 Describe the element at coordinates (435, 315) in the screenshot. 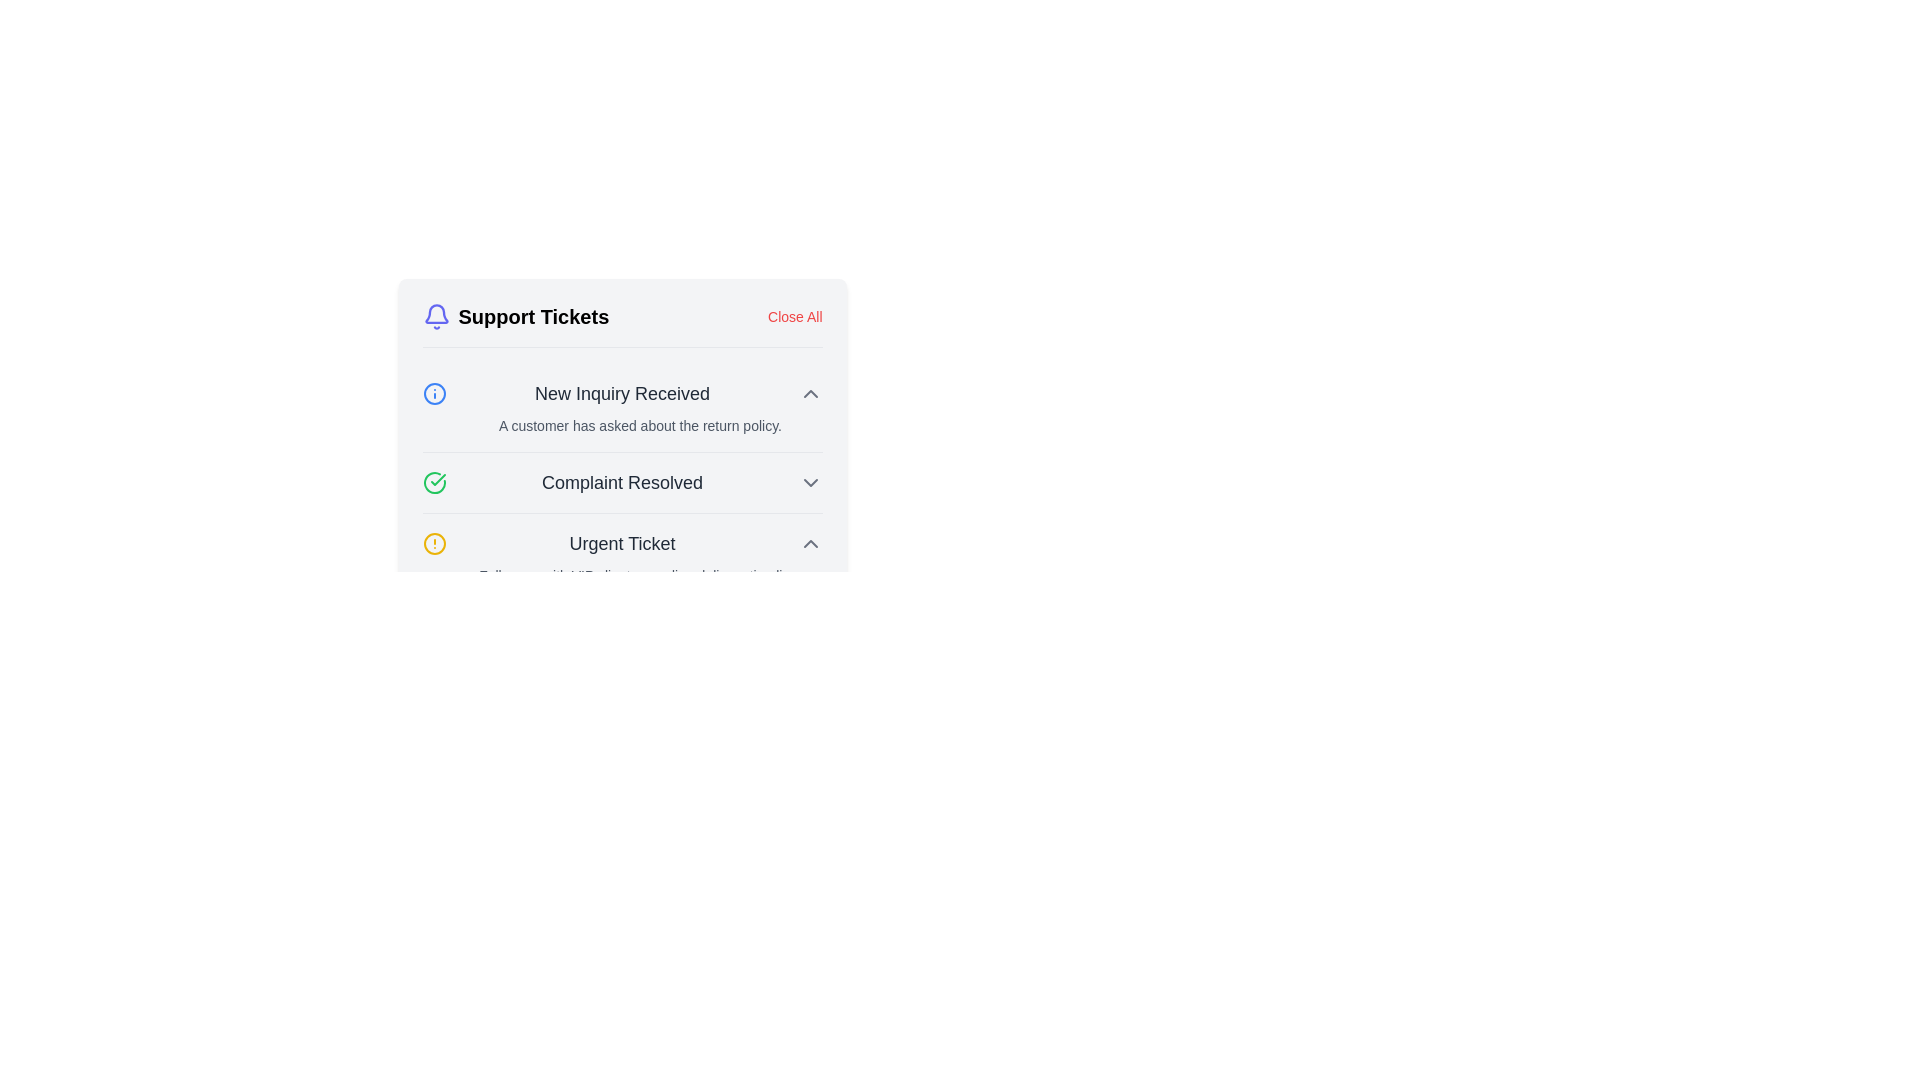

I see `the bell-shaped icon in the 'Support Tickets' section, which is styled in a vivid purple hue and is located to the left of the text 'Support Tickets'` at that location.